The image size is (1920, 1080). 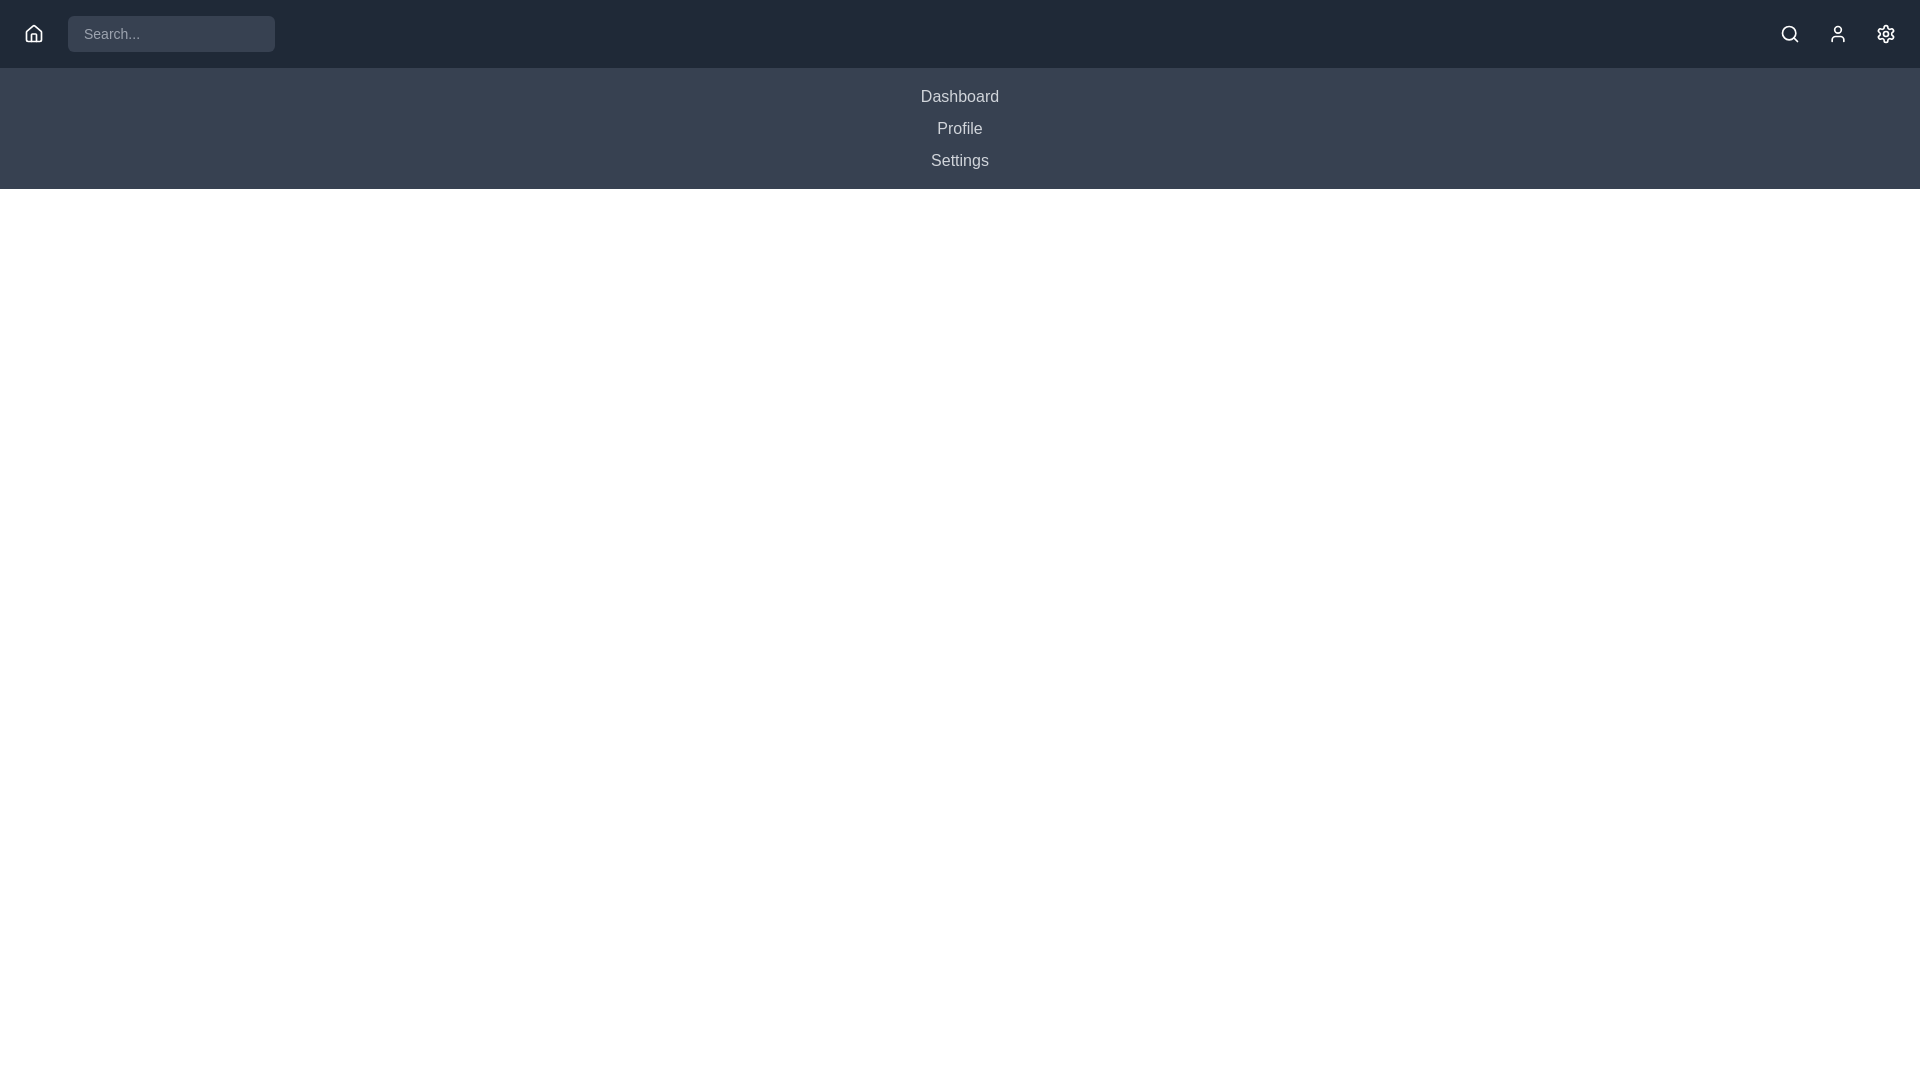 What do you see at coordinates (1838, 34) in the screenshot?
I see `the user profile icon located at the upper-right corner of the header, which is the second icon in a group of three, for tooltip or visual feedback` at bounding box center [1838, 34].